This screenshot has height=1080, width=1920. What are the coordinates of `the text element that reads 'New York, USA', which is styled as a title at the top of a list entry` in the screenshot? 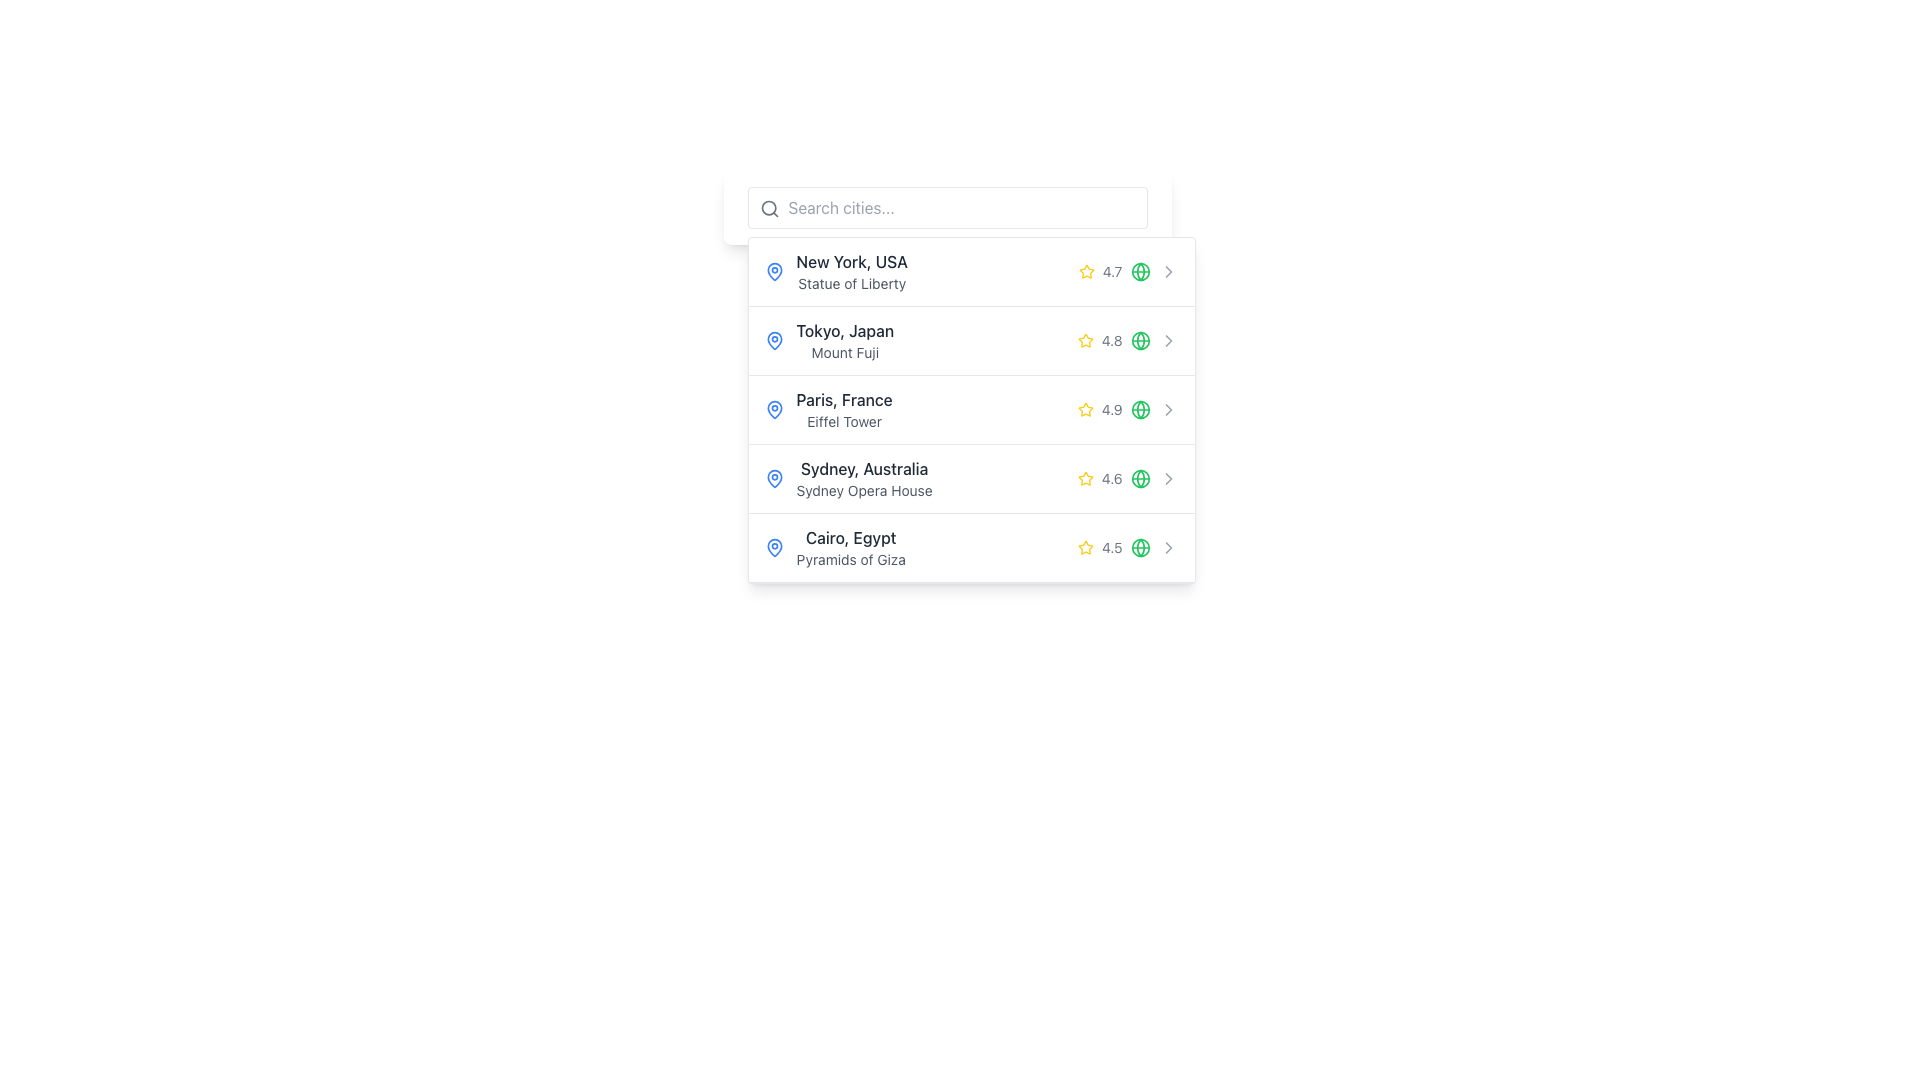 It's located at (852, 261).